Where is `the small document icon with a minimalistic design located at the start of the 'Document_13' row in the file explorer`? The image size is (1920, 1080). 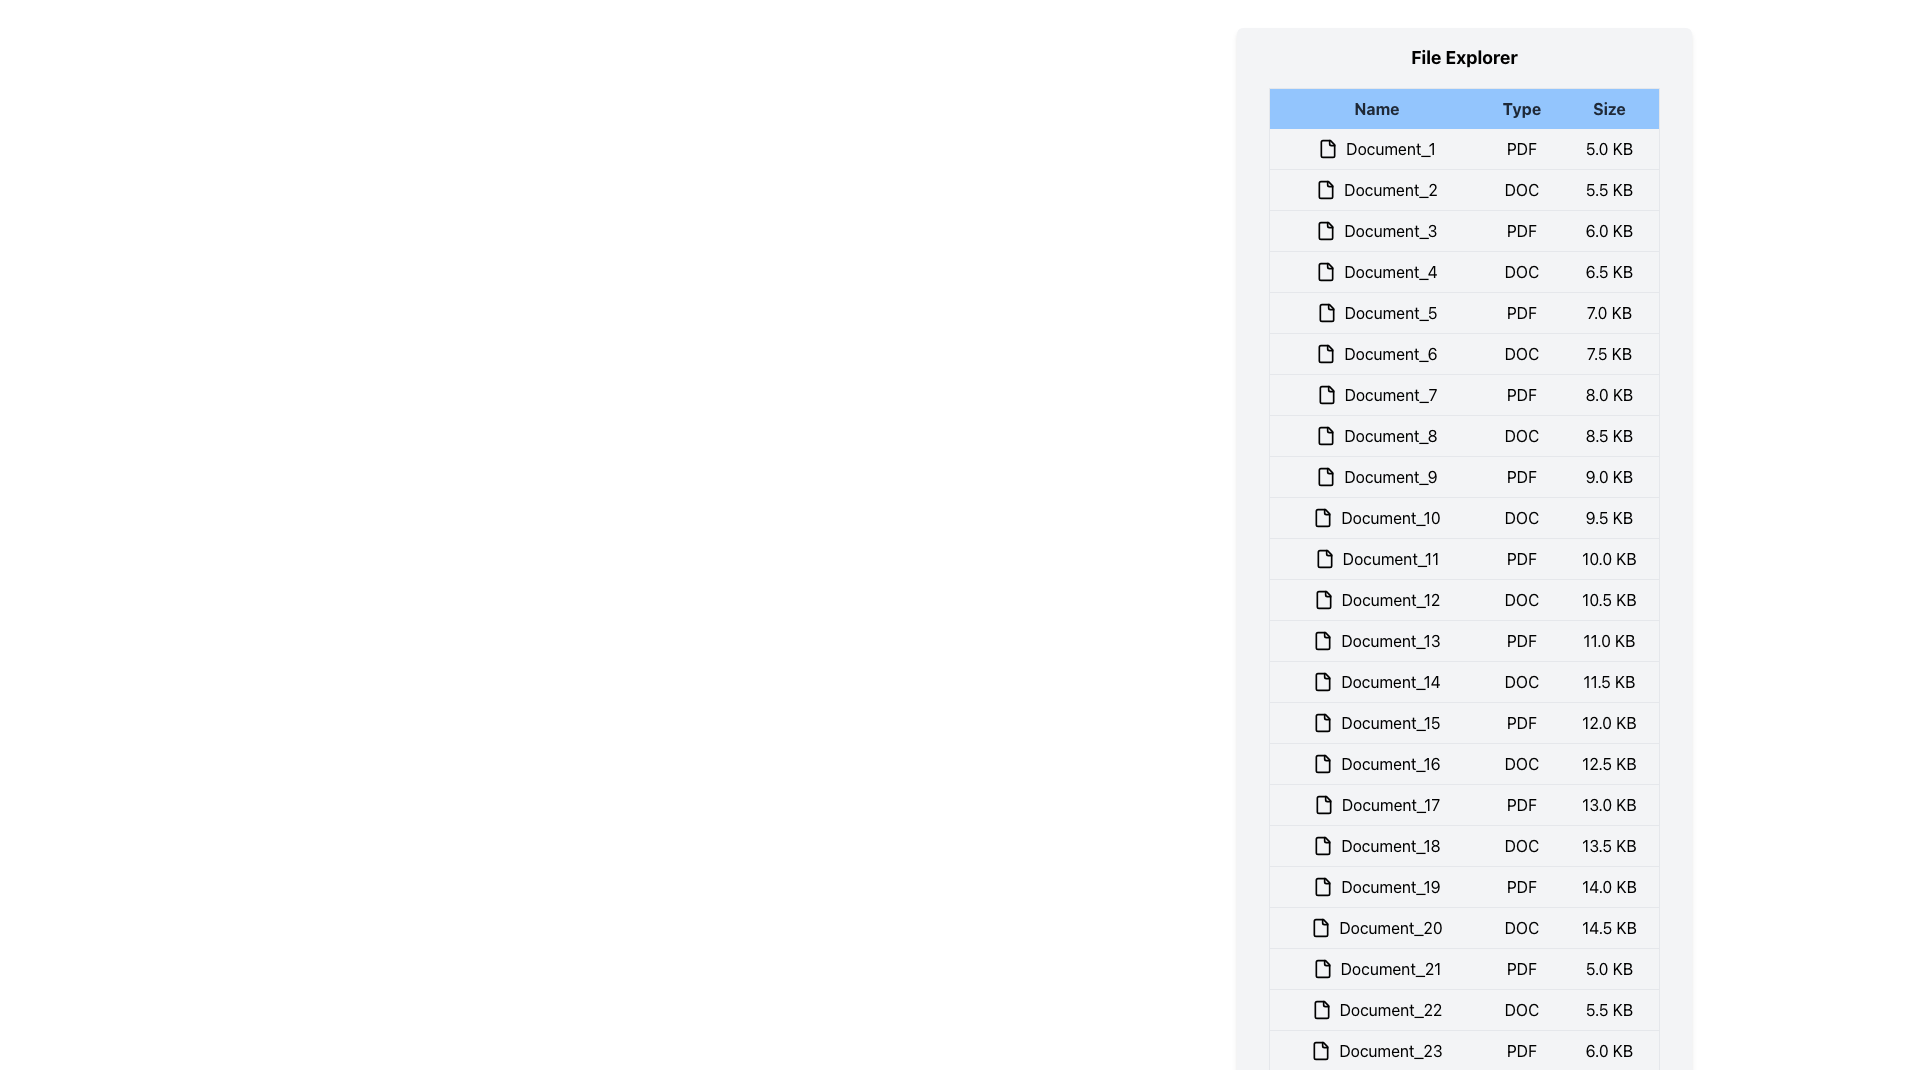
the small document icon with a minimalistic design located at the start of the 'Document_13' row in the file explorer is located at coordinates (1323, 640).